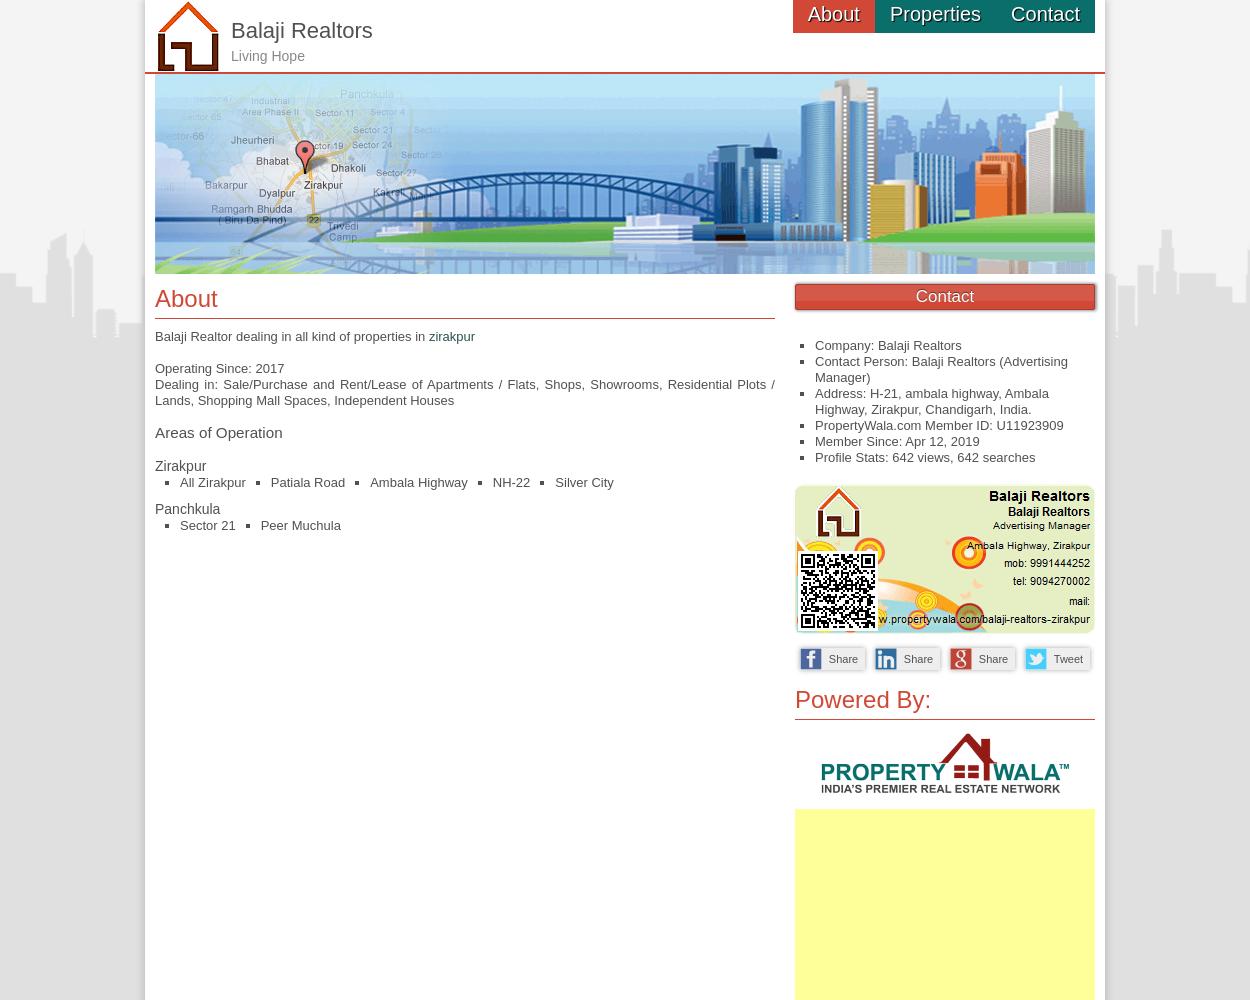  Describe the element at coordinates (925, 456) in the screenshot. I see `'Profile Stats:
                        642
                        views,
                        642
                        searches'` at that location.